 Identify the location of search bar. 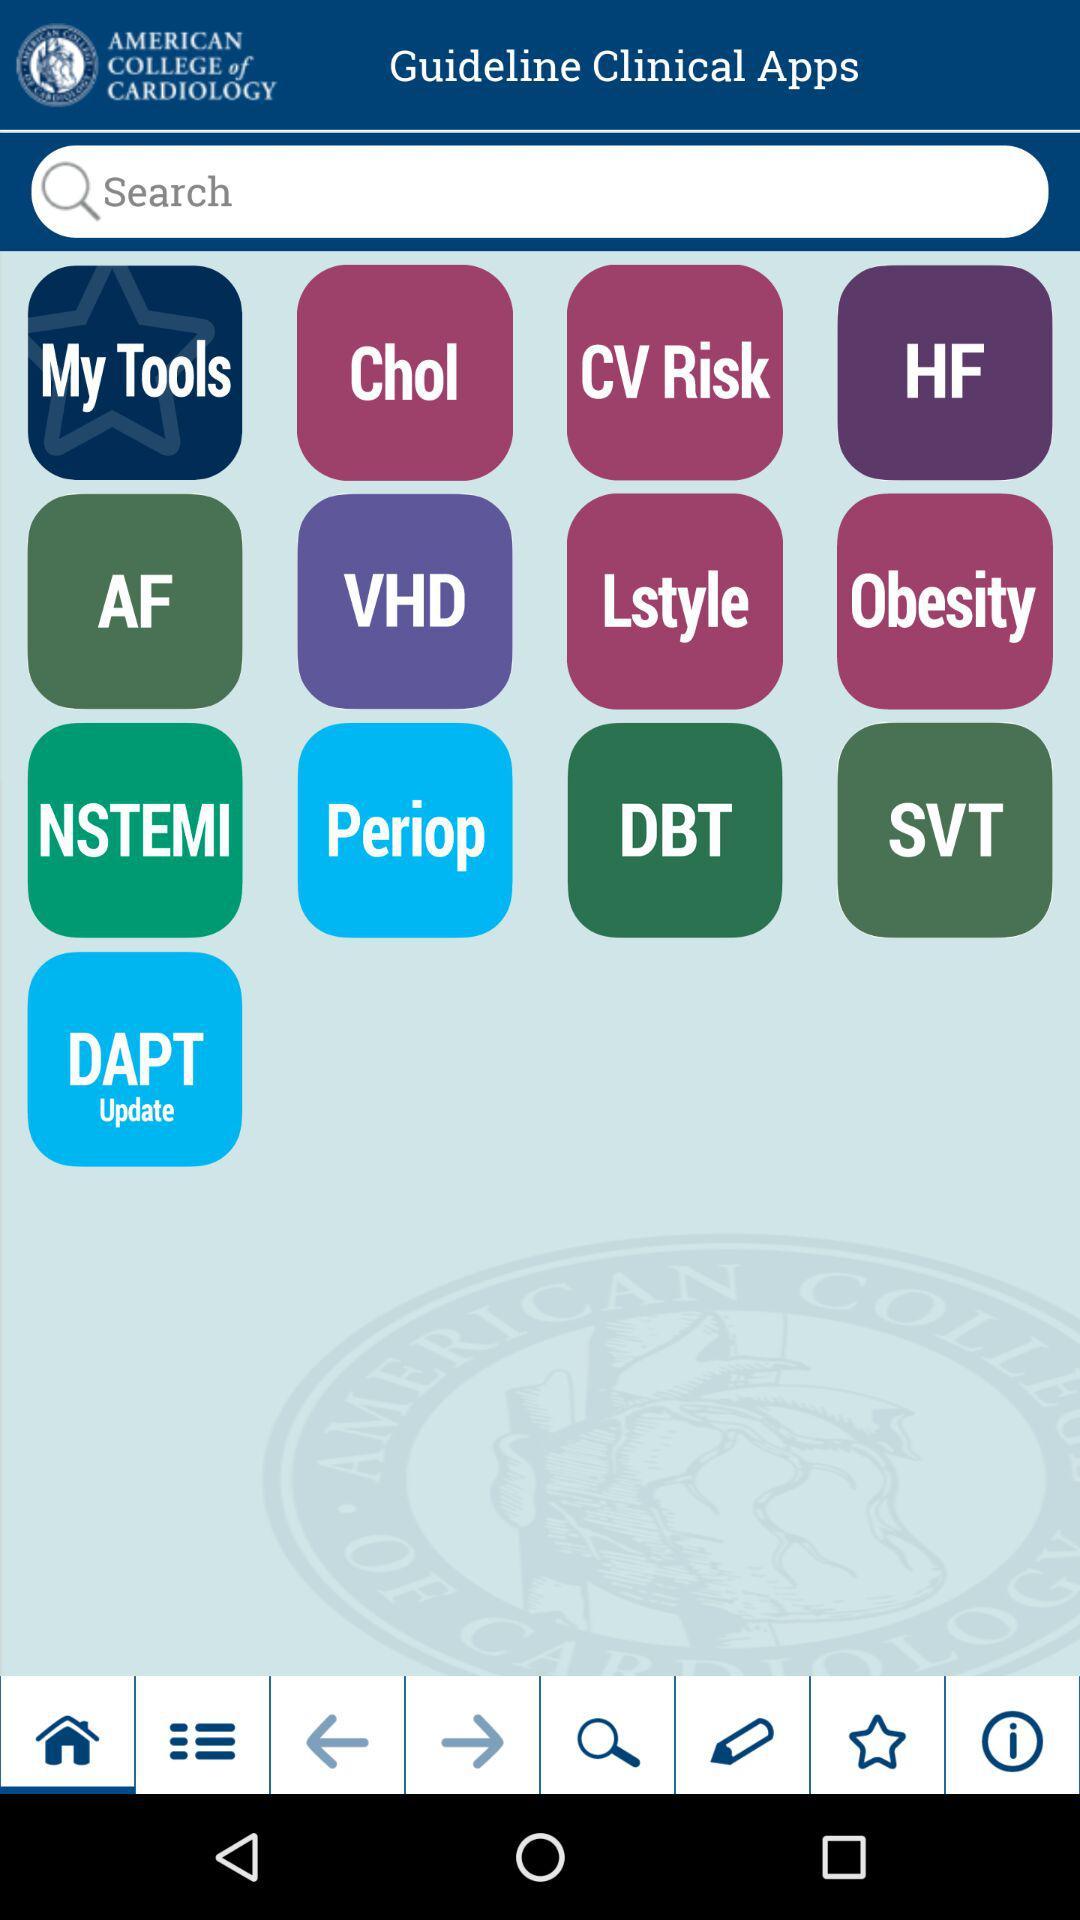
(540, 191).